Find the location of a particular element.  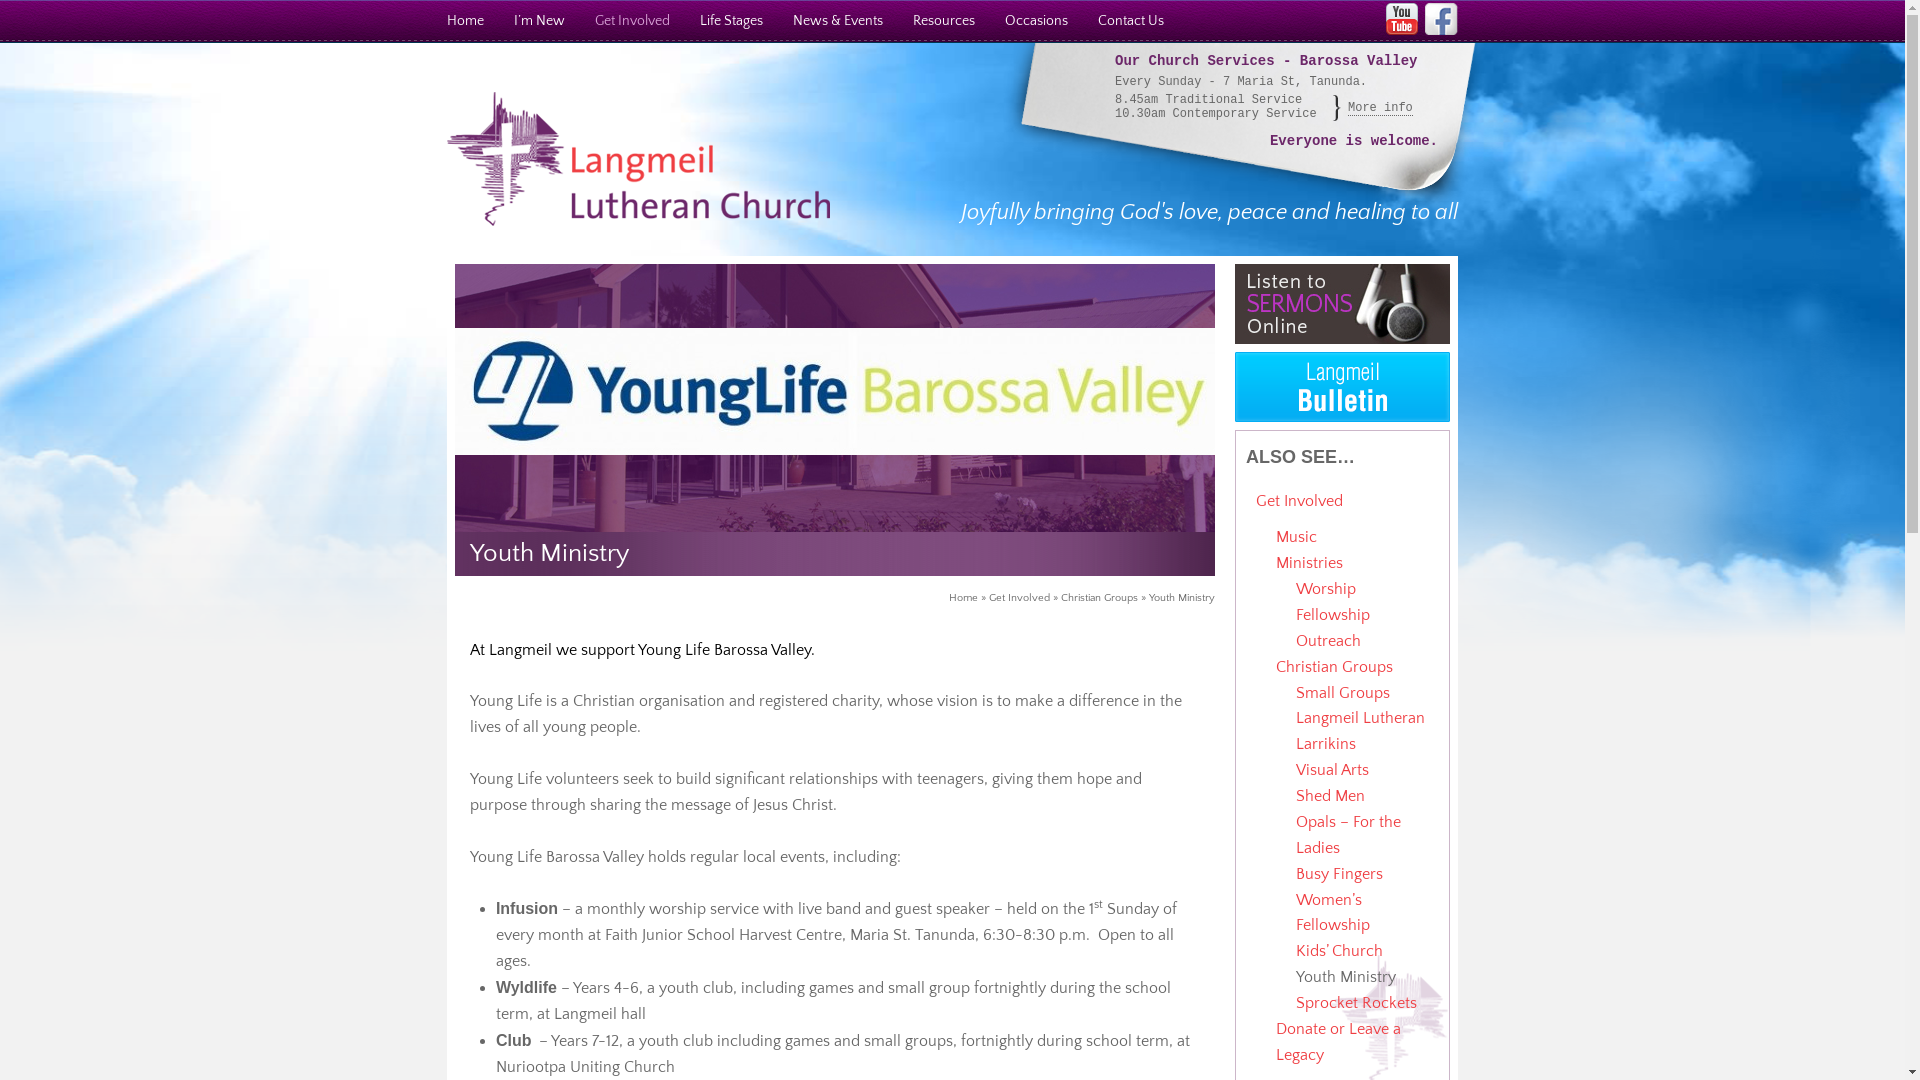

'Donate or Leave a Legacy' is located at coordinates (1338, 1040).